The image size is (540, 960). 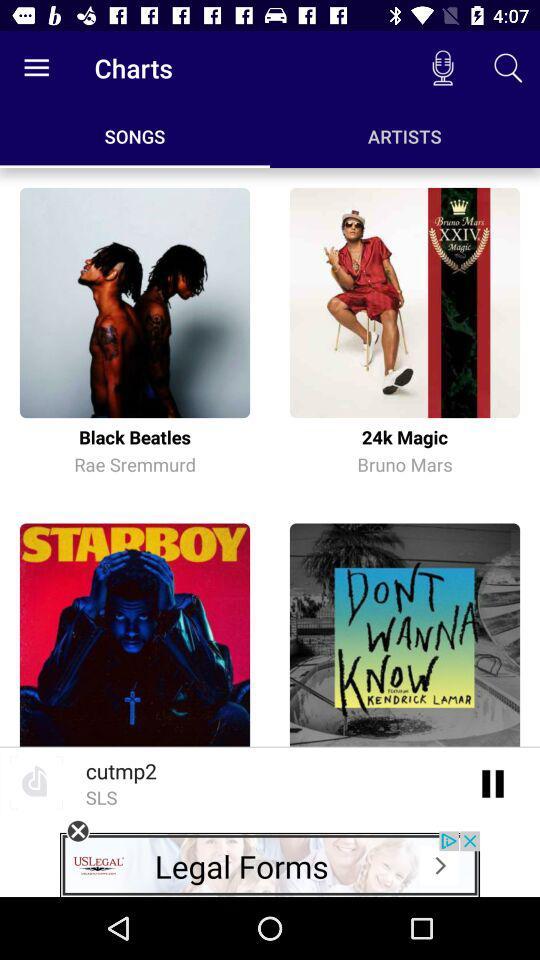 What do you see at coordinates (77, 831) in the screenshot?
I see `coles` at bounding box center [77, 831].